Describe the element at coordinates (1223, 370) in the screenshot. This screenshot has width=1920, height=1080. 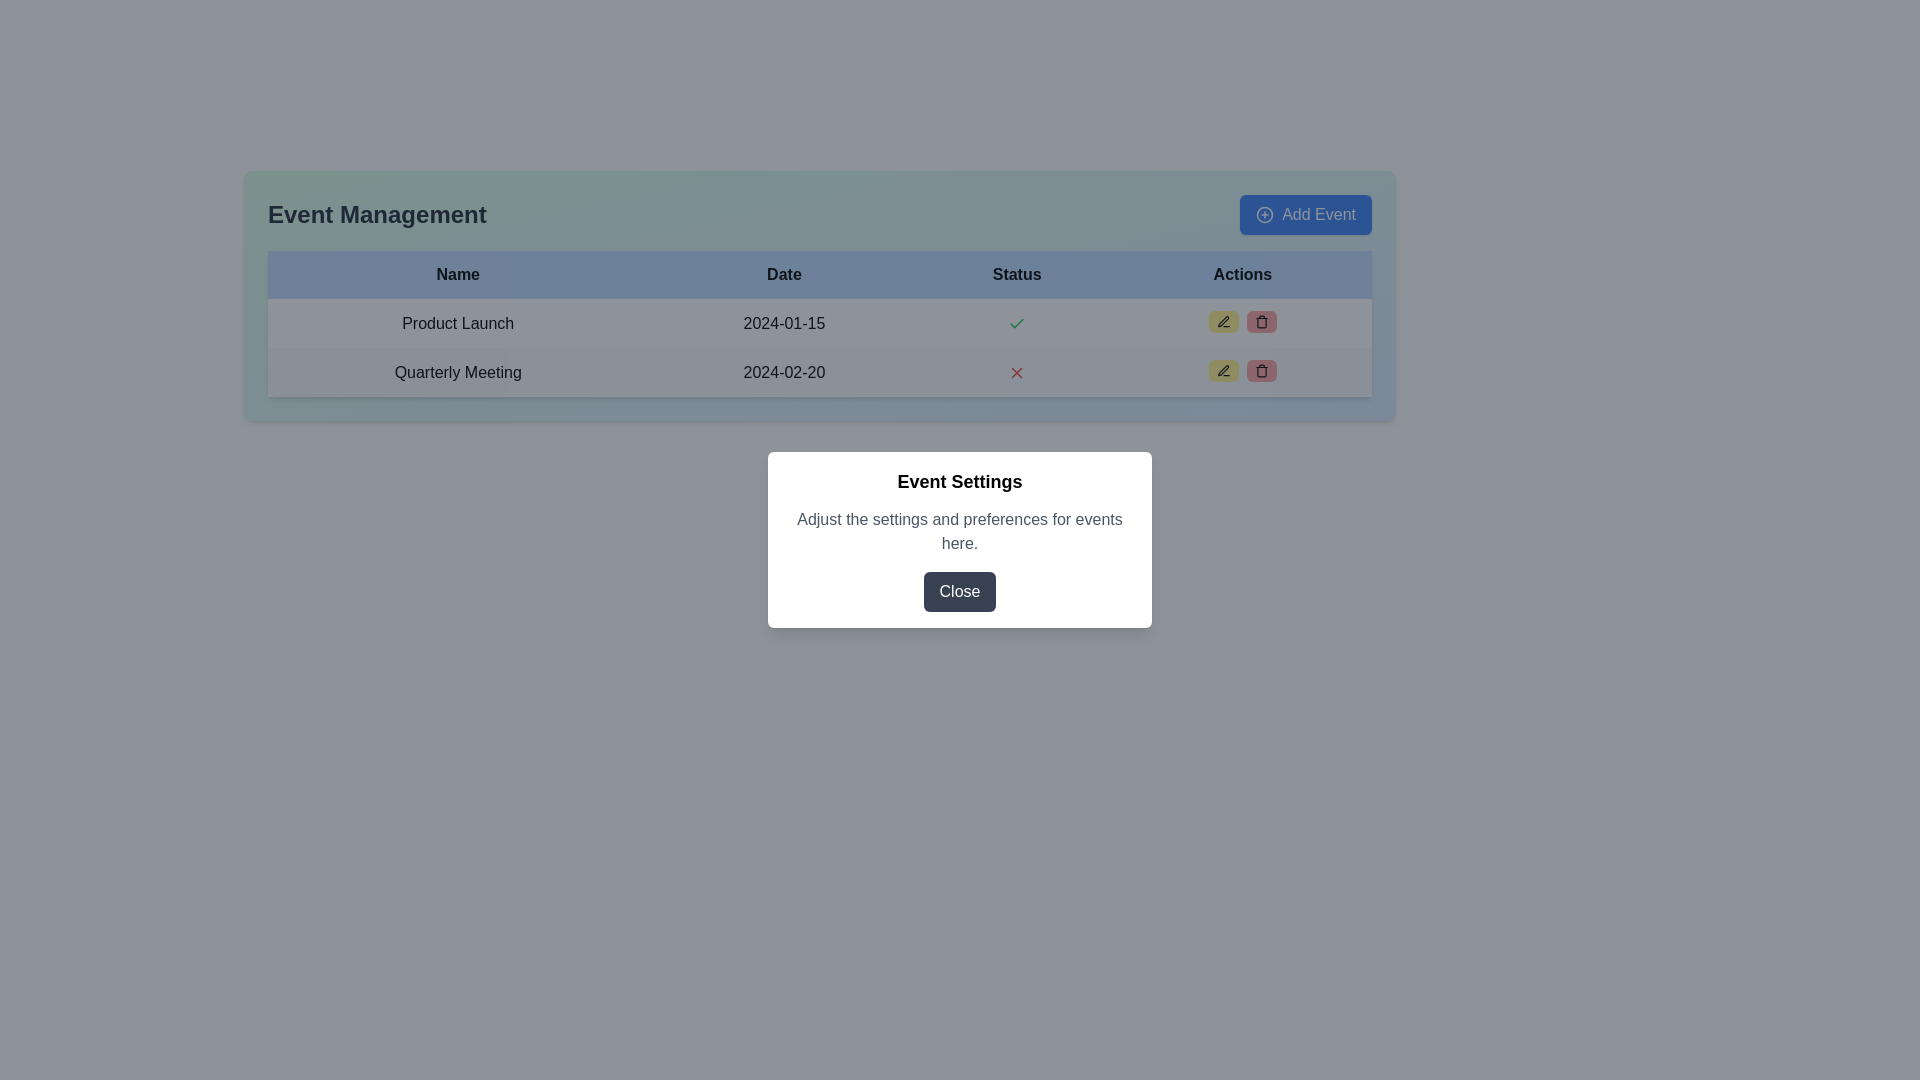
I see `the edit button located in the 'Actions' column of the second row in the table to initiate an edit action` at that location.